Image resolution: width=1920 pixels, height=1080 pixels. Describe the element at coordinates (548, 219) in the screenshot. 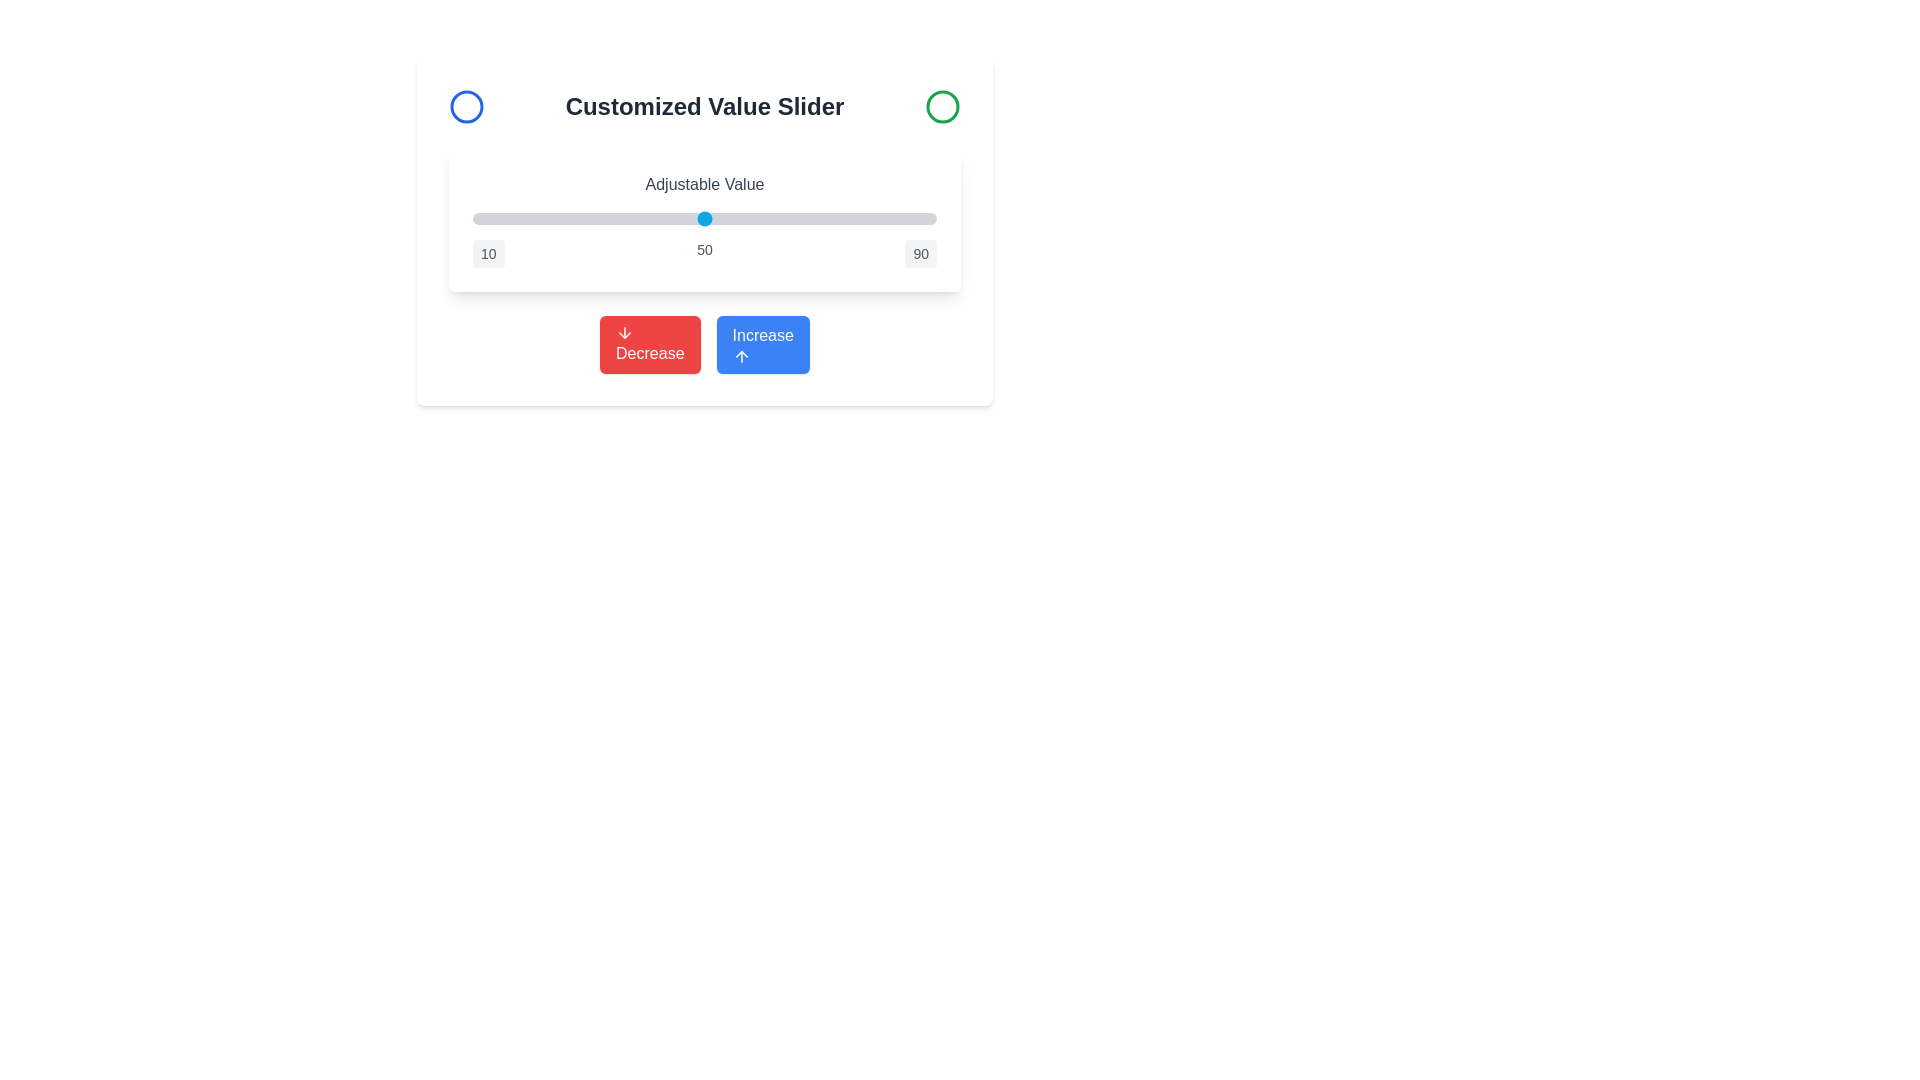

I see `adjustable value` at that location.